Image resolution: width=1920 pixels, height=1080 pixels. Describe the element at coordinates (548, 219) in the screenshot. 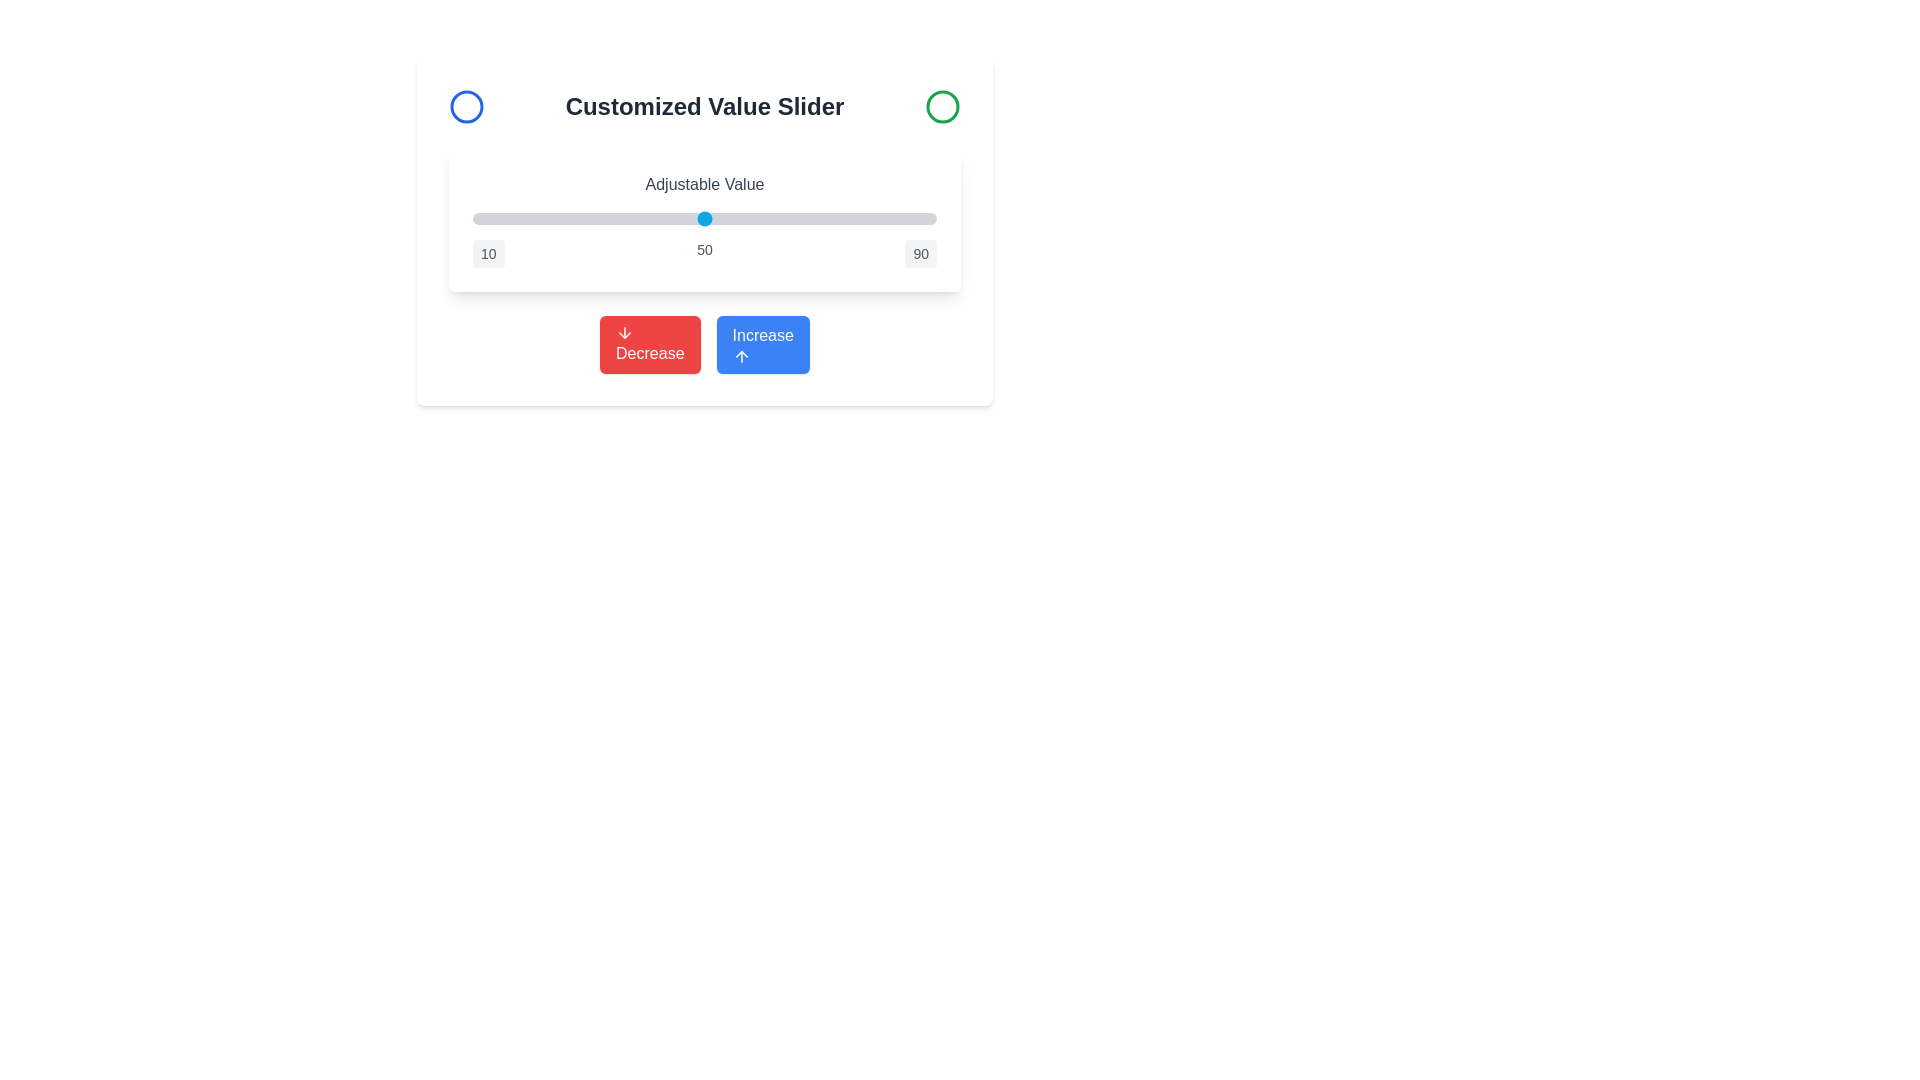

I see `adjustable value` at that location.